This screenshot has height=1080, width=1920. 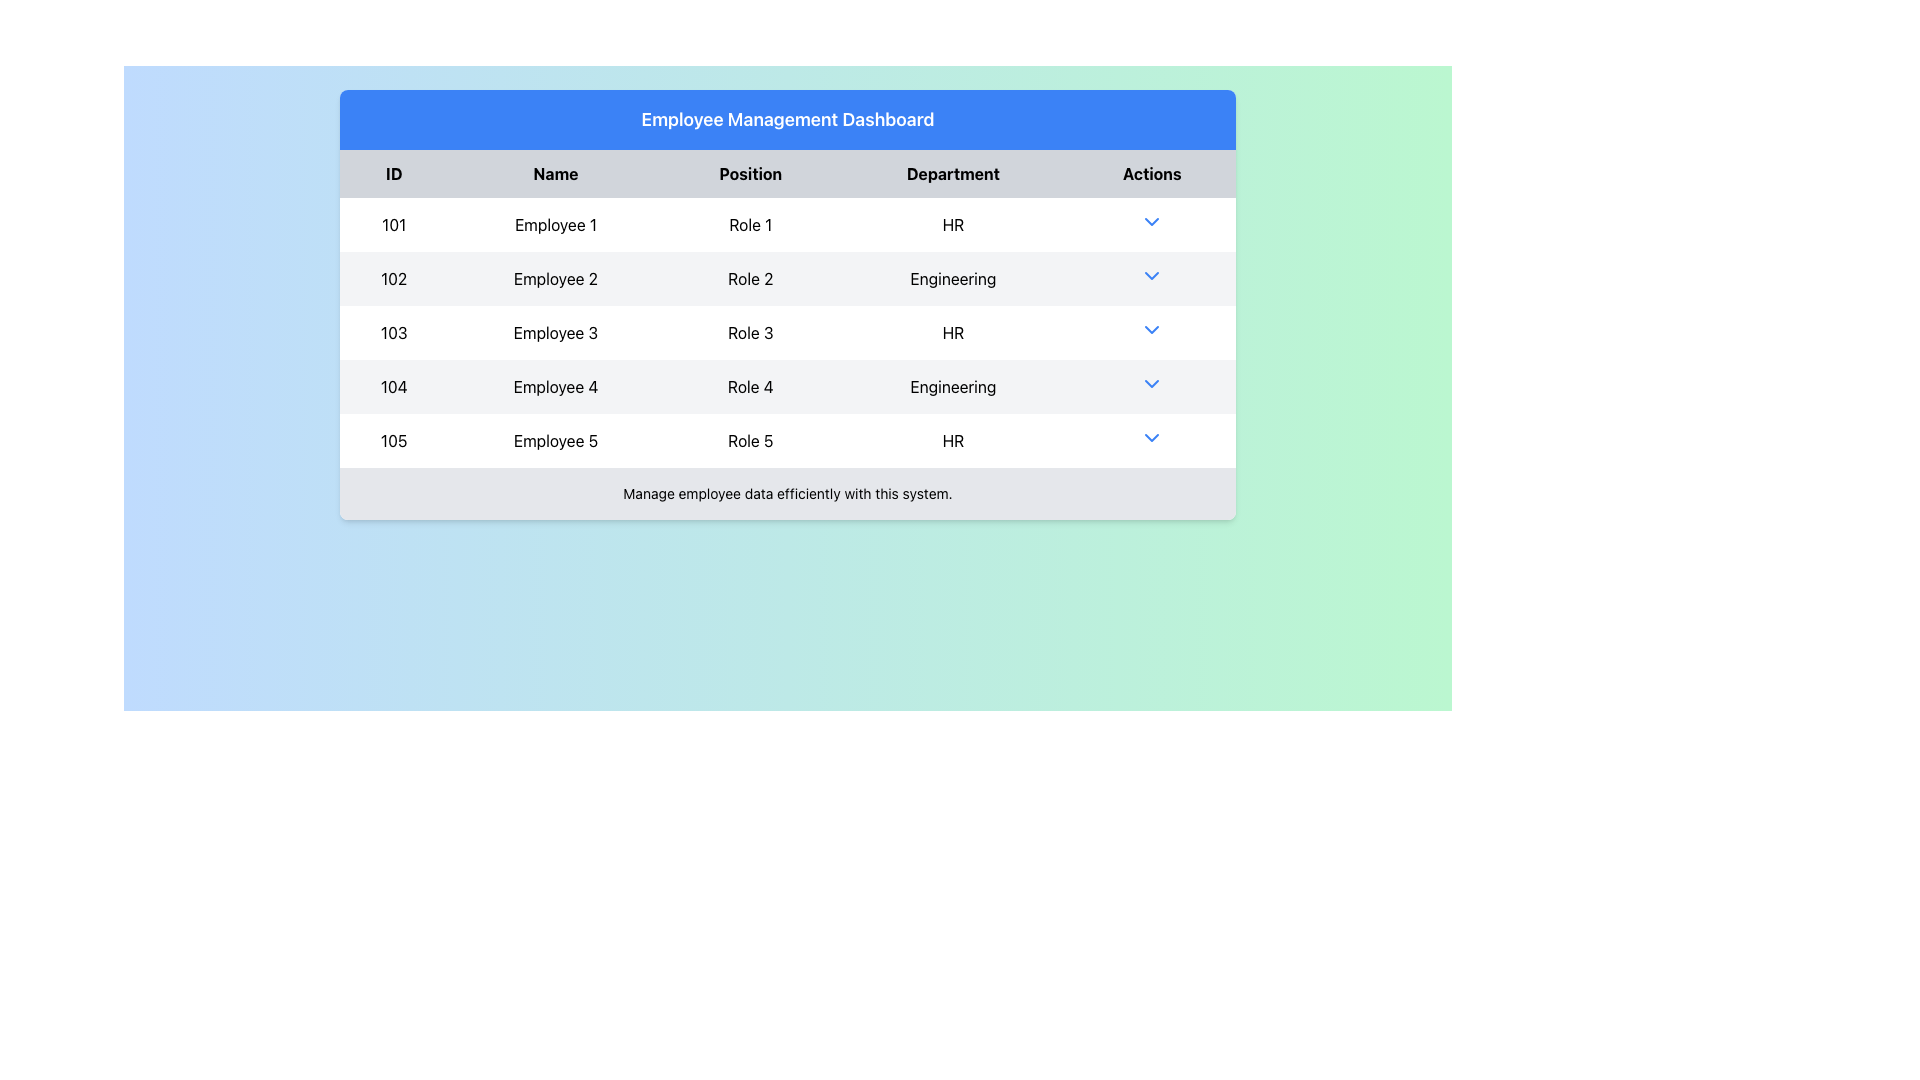 I want to click on the text label displaying 'Employee 2' located in the second row under the 'Name' column of the table, between the 'ID' column and the 'Role 2' in the 'Position' column, so click(x=556, y=278).